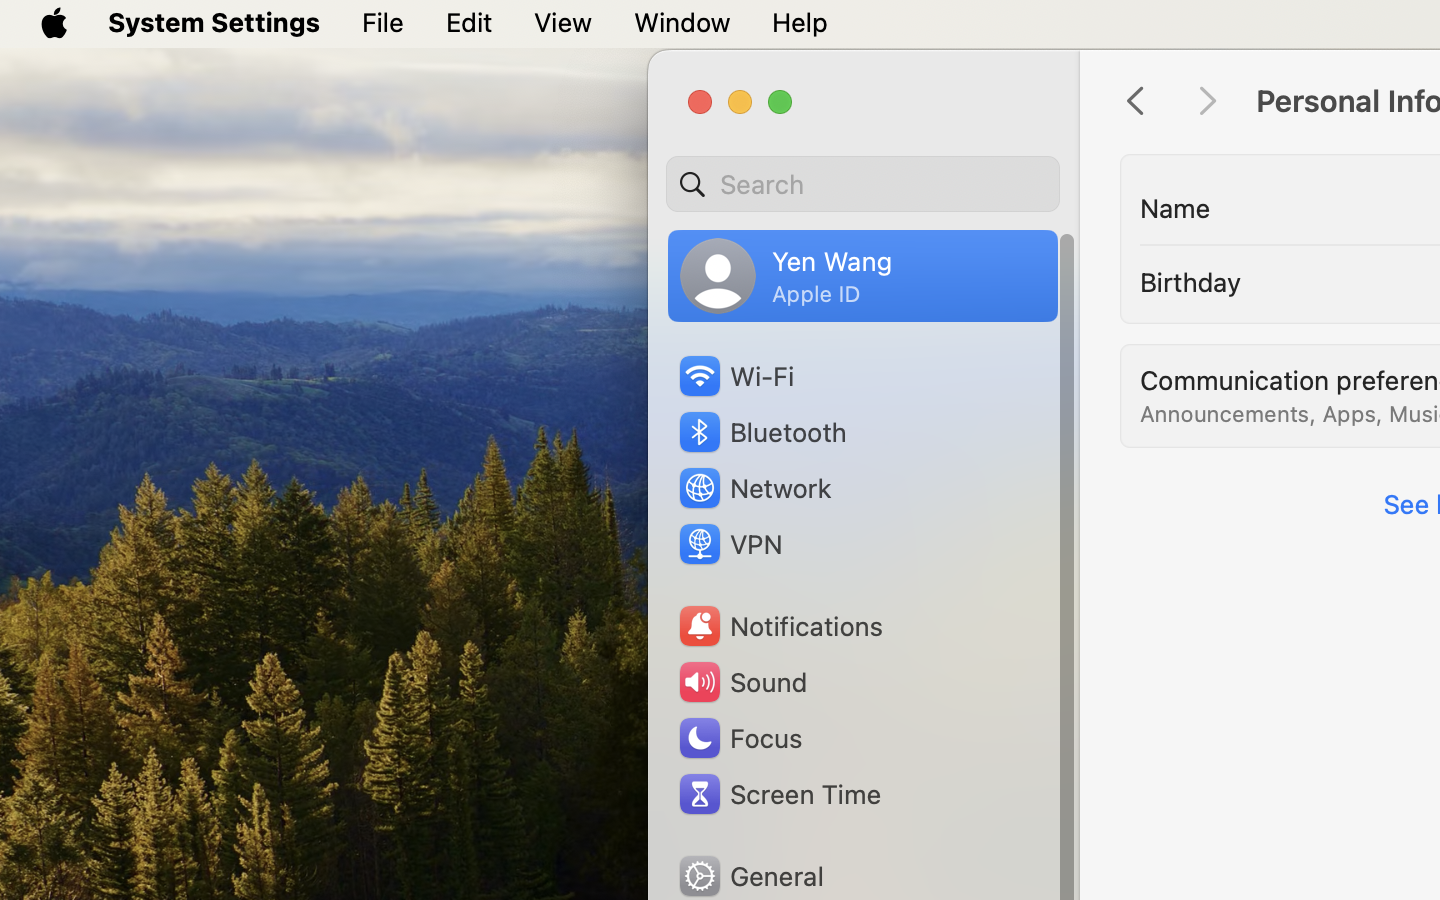  Describe the element at coordinates (761, 432) in the screenshot. I see `'Bluetooth'` at that location.